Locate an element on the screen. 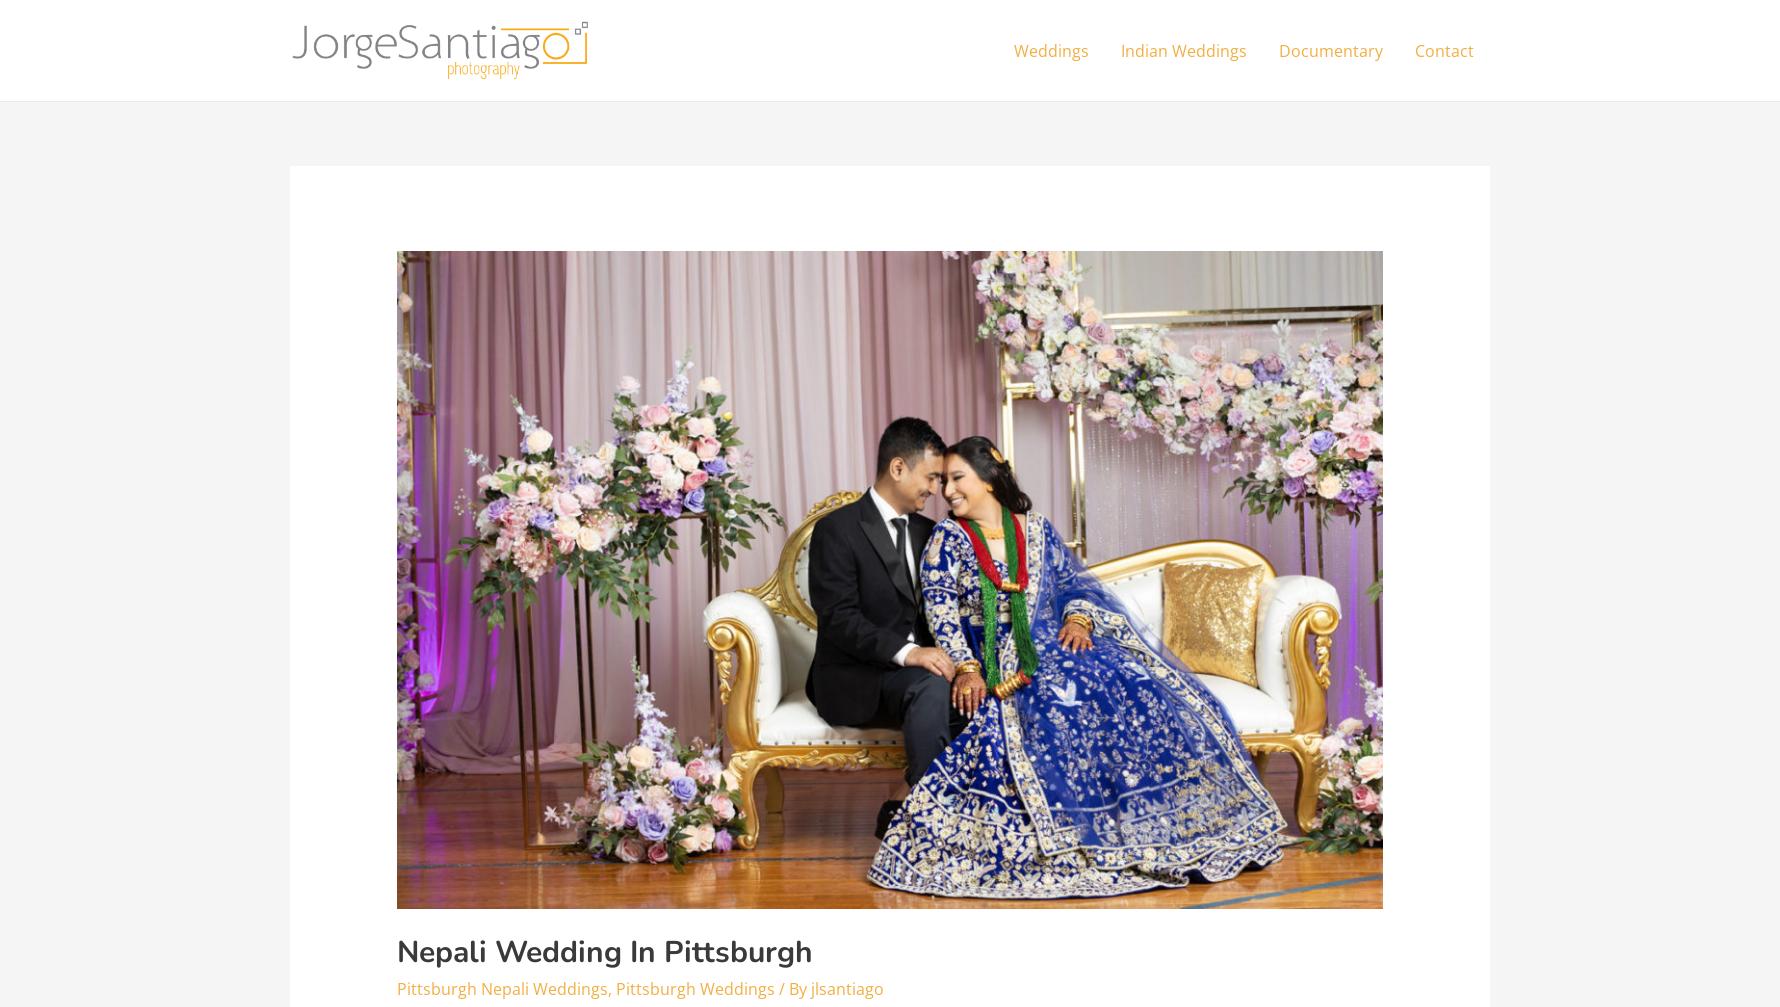 Image resolution: width=1780 pixels, height=1007 pixels. 'Indian Weddings' is located at coordinates (1183, 50).